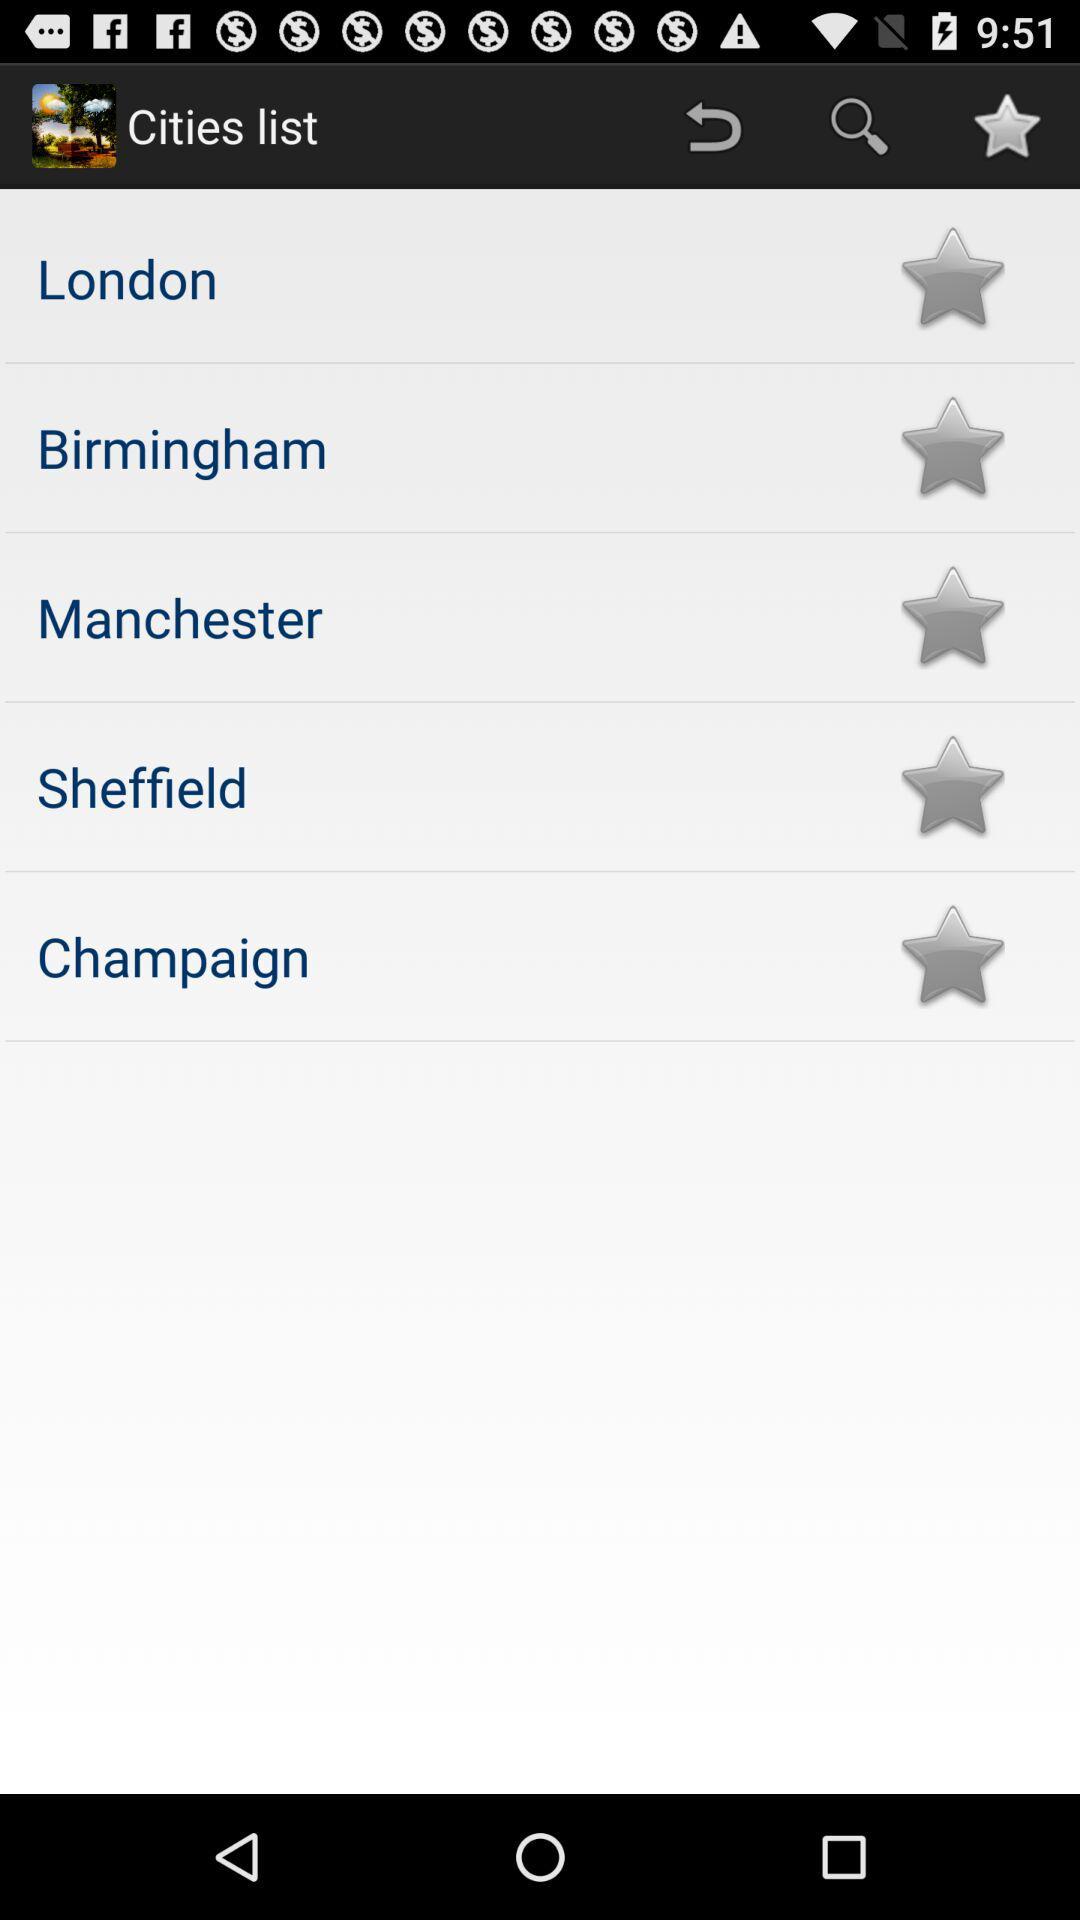 This screenshot has height=1920, width=1080. What do you see at coordinates (448, 785) in the screenshot?
I see `the sheffield app` at bounding box center [448, 785].